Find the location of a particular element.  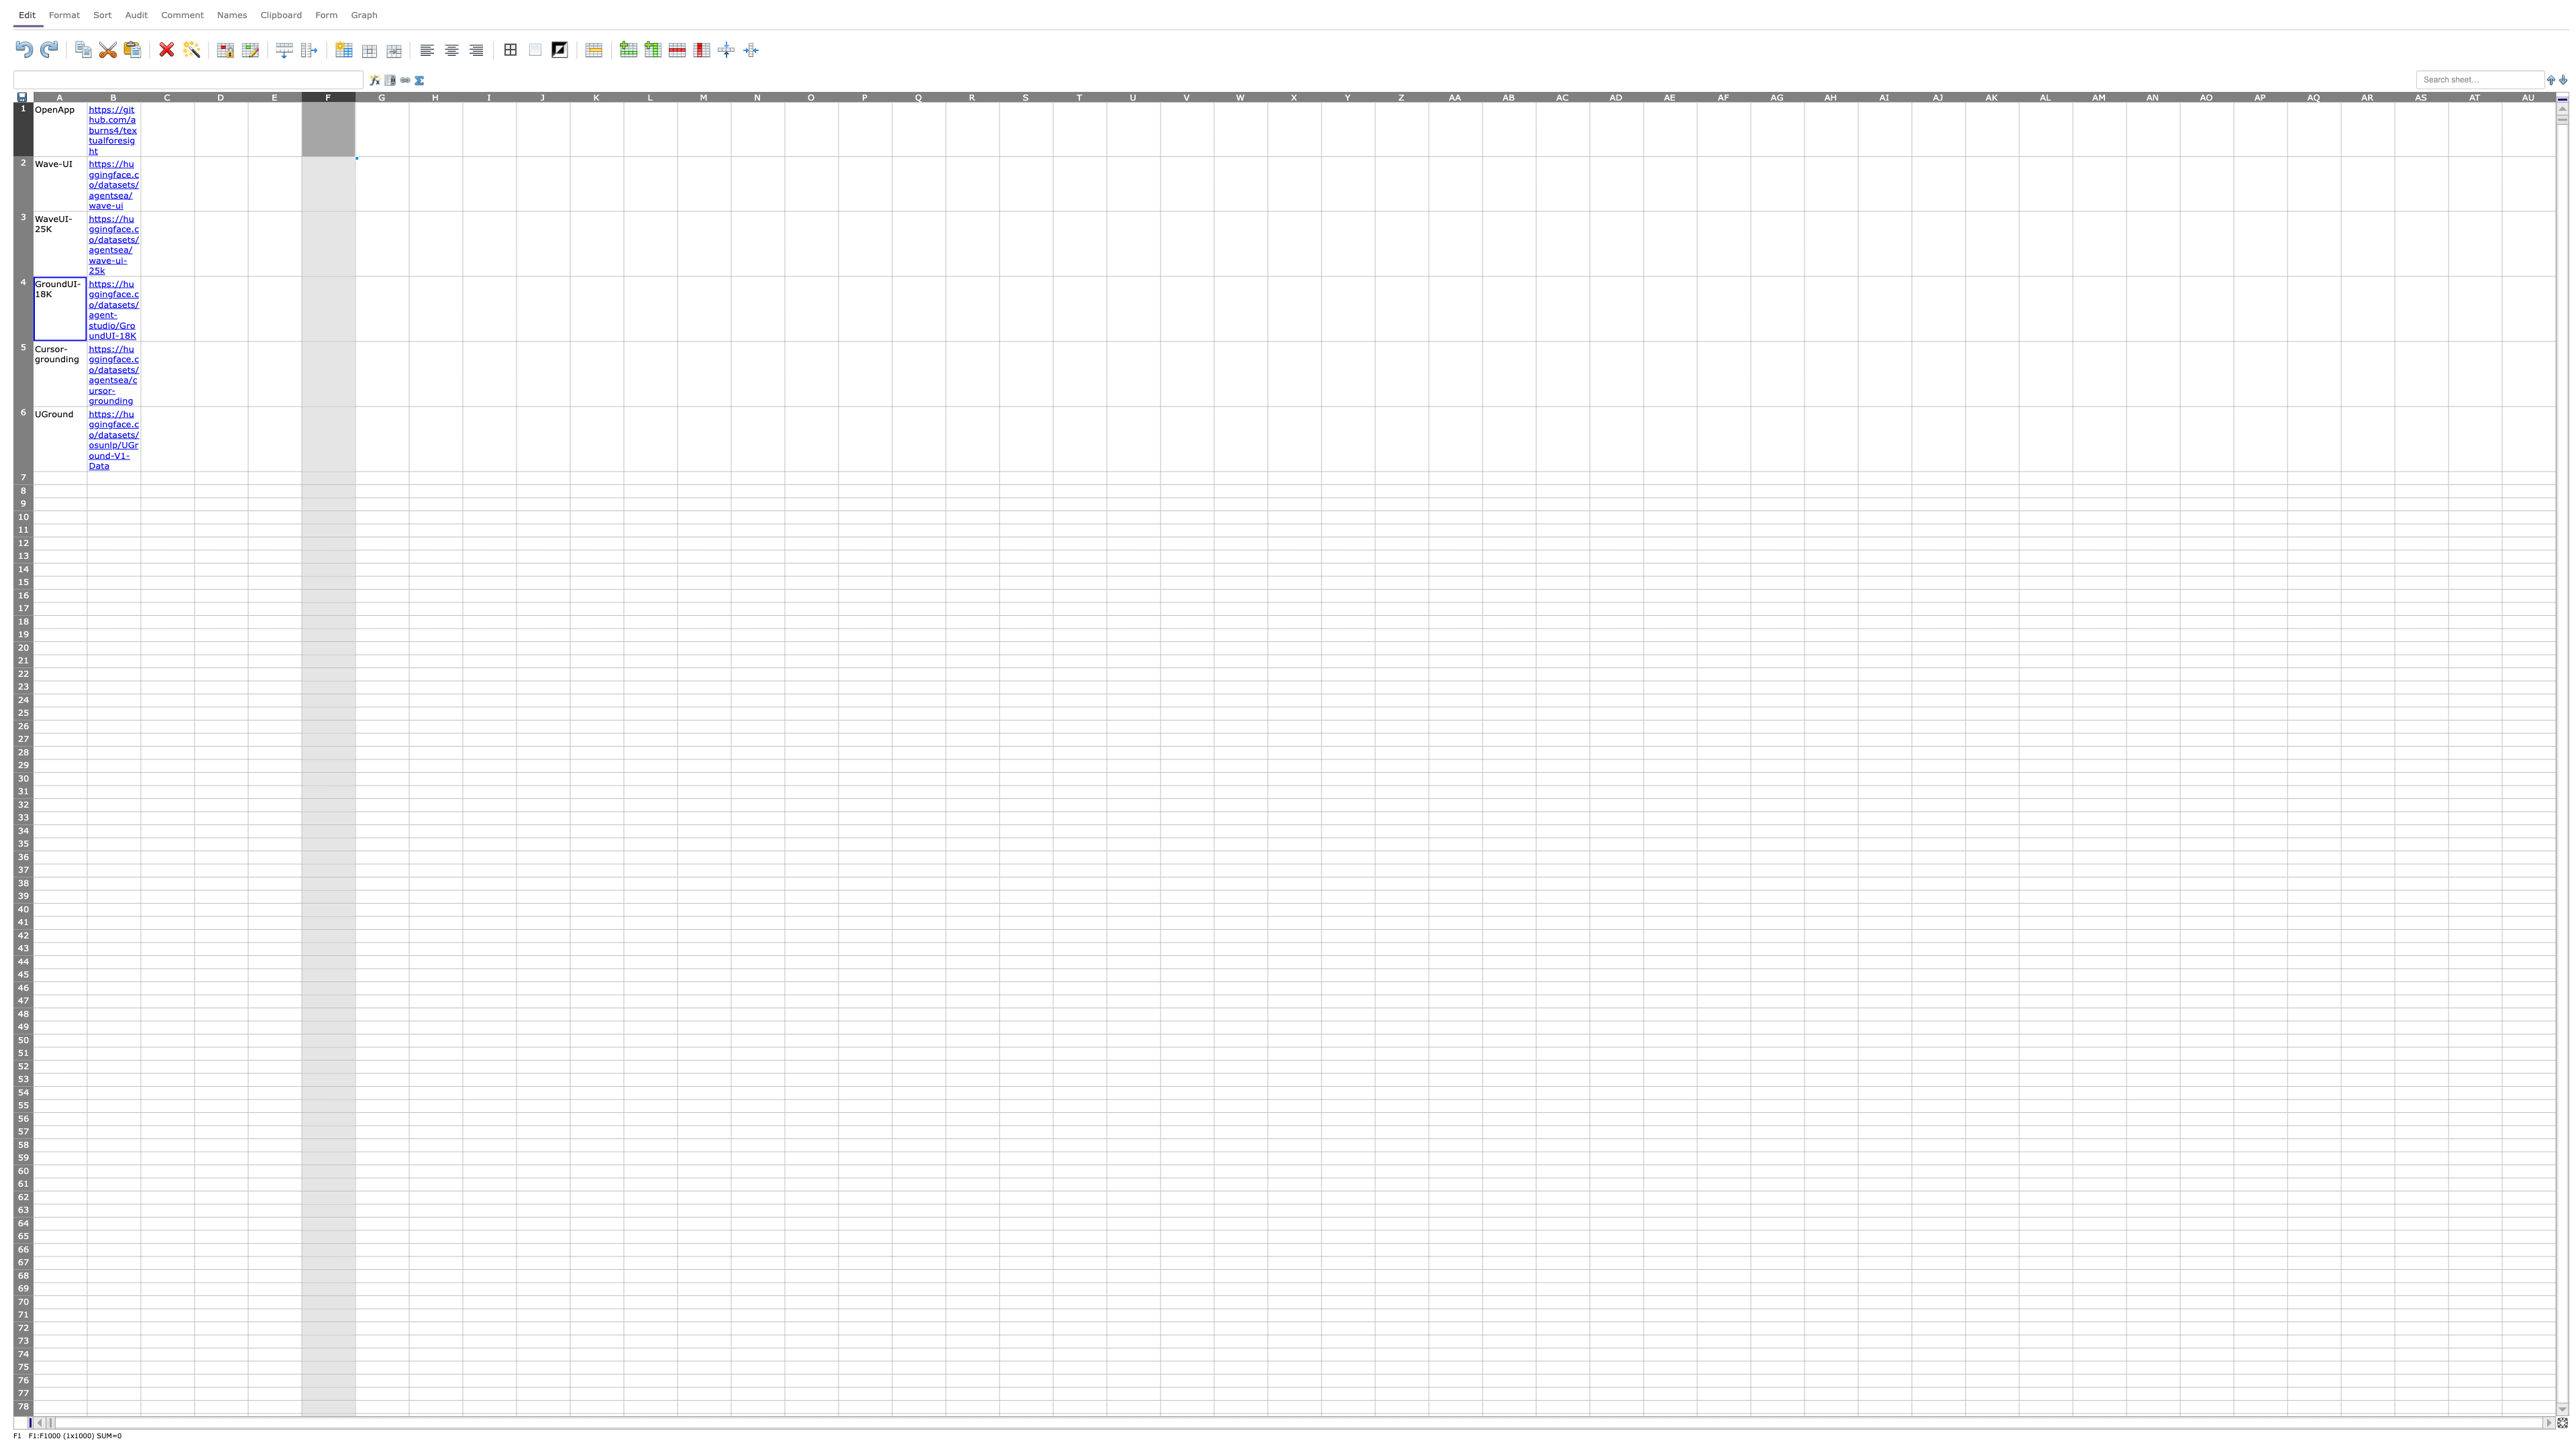

column header G is located at coordinates (381, 95).